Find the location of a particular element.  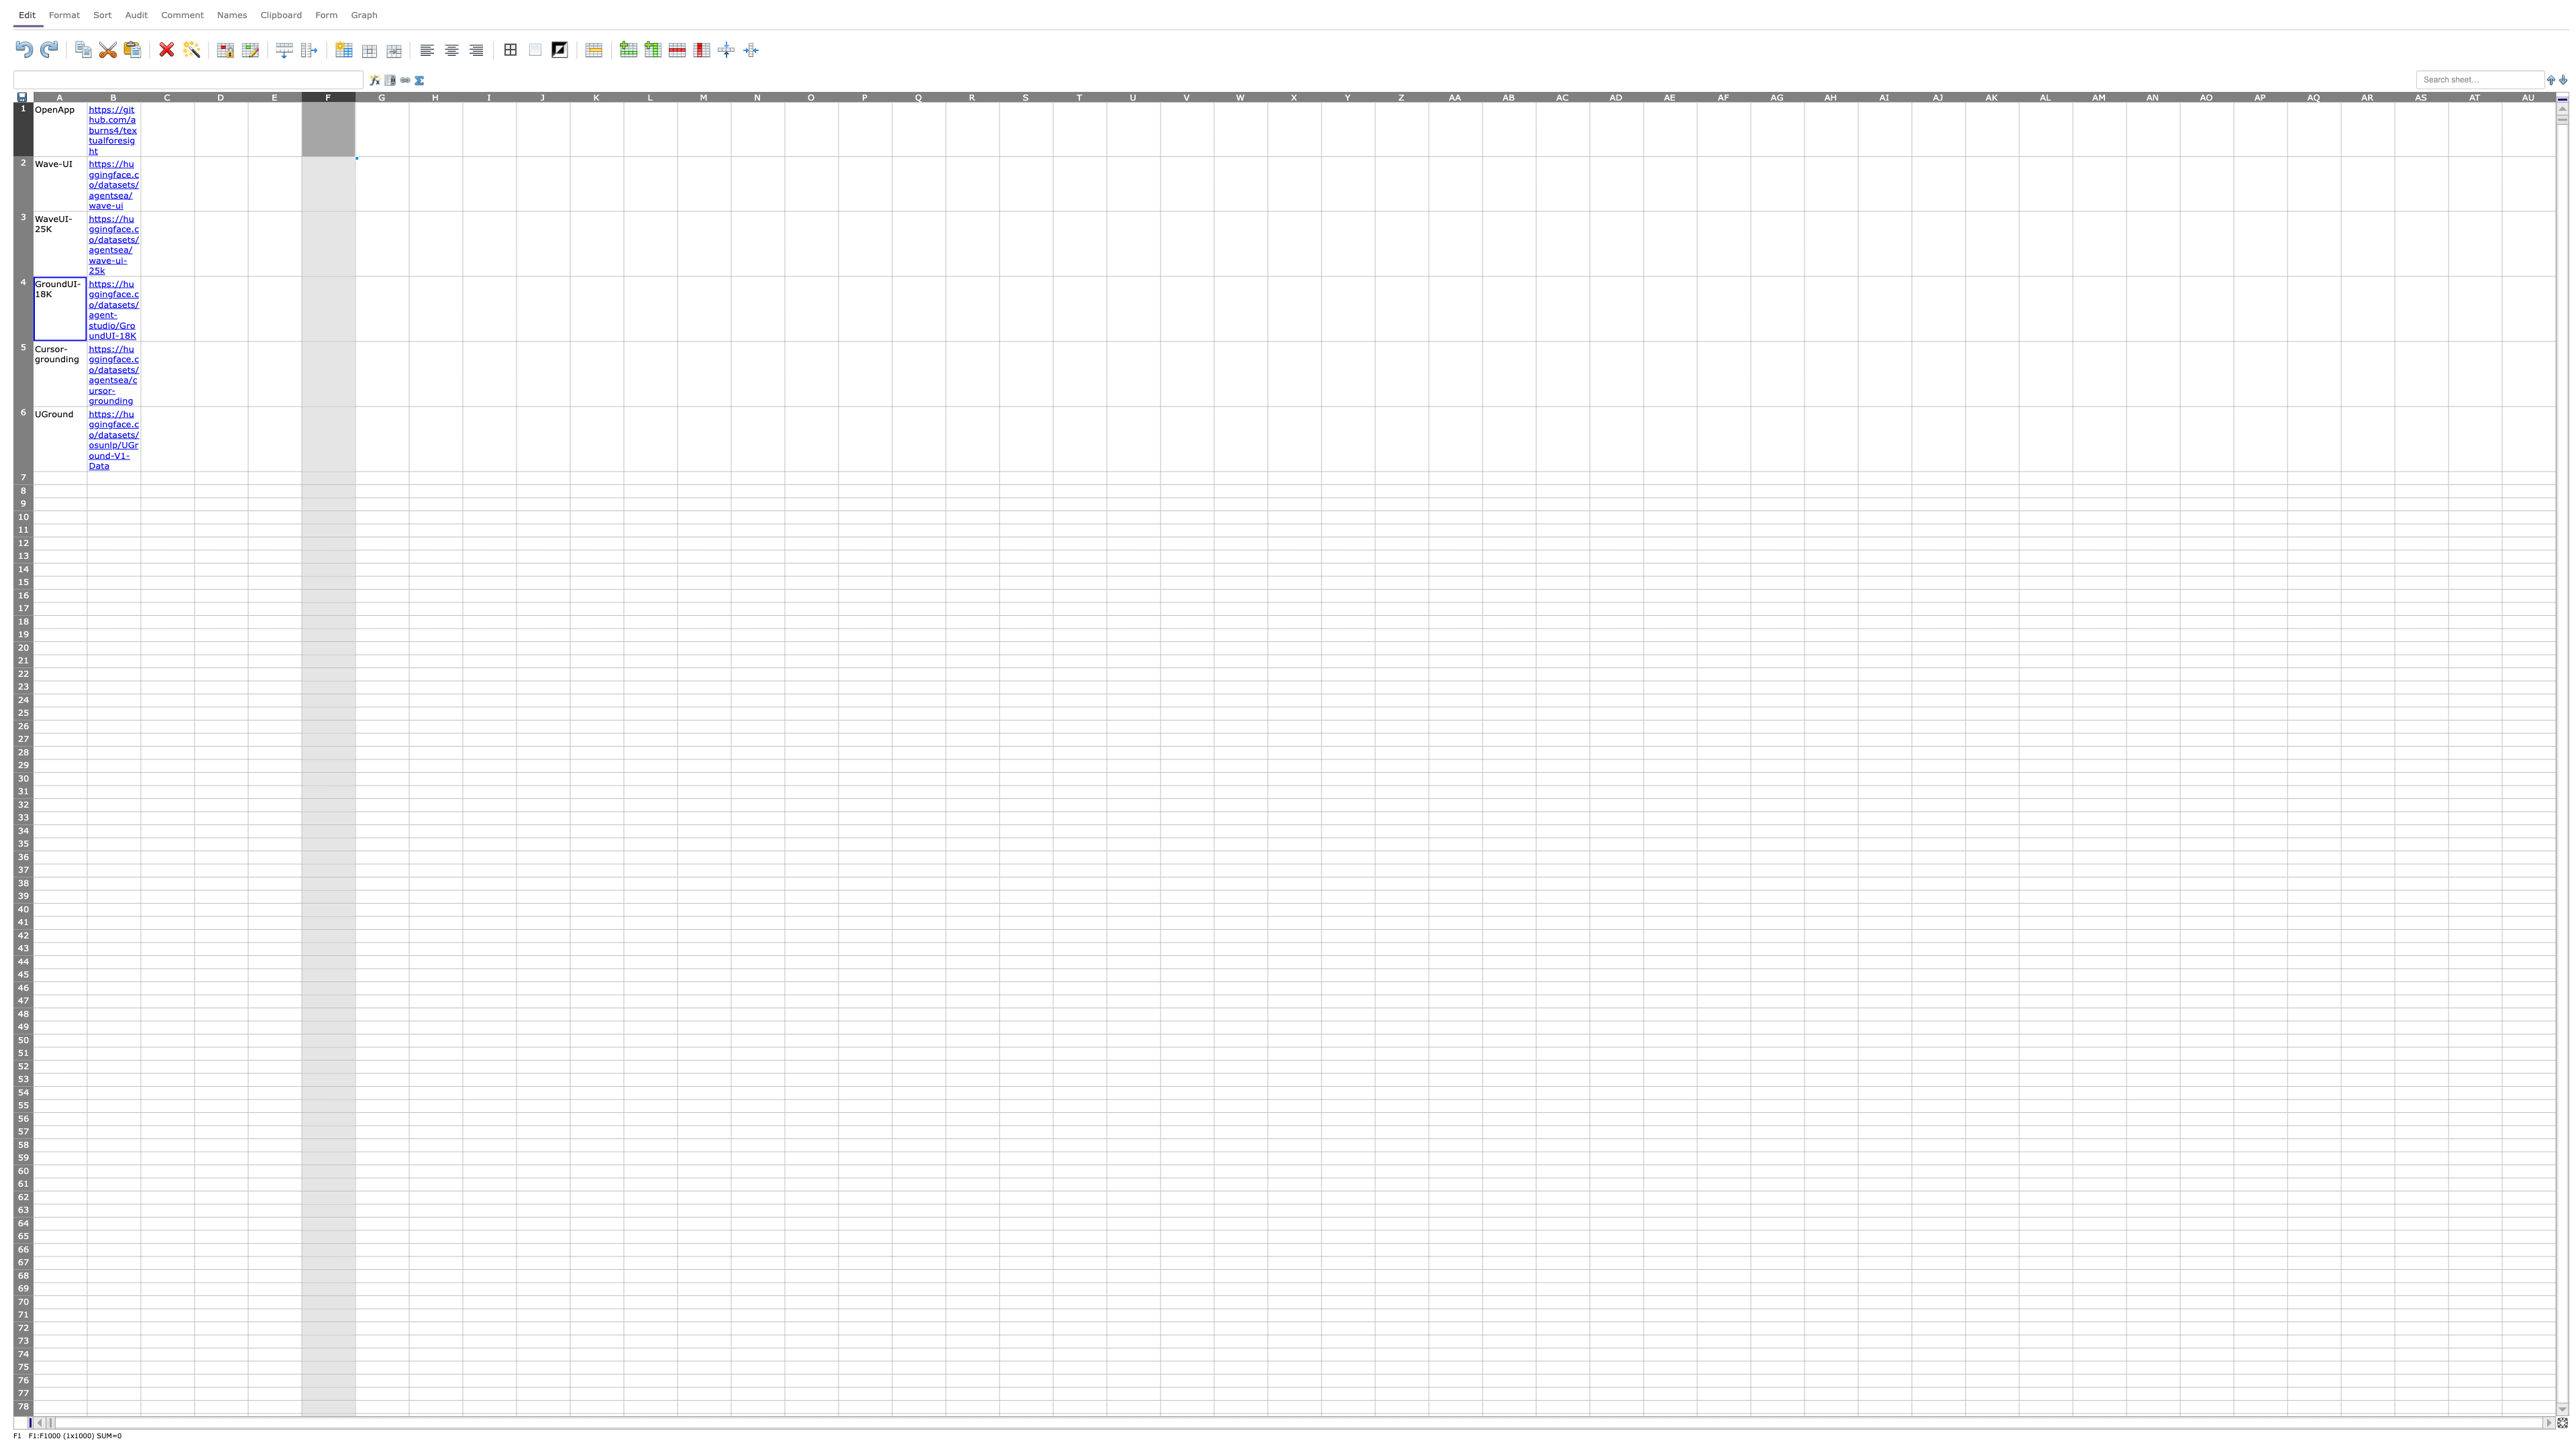

column header G is located at coordinates (381, 95).